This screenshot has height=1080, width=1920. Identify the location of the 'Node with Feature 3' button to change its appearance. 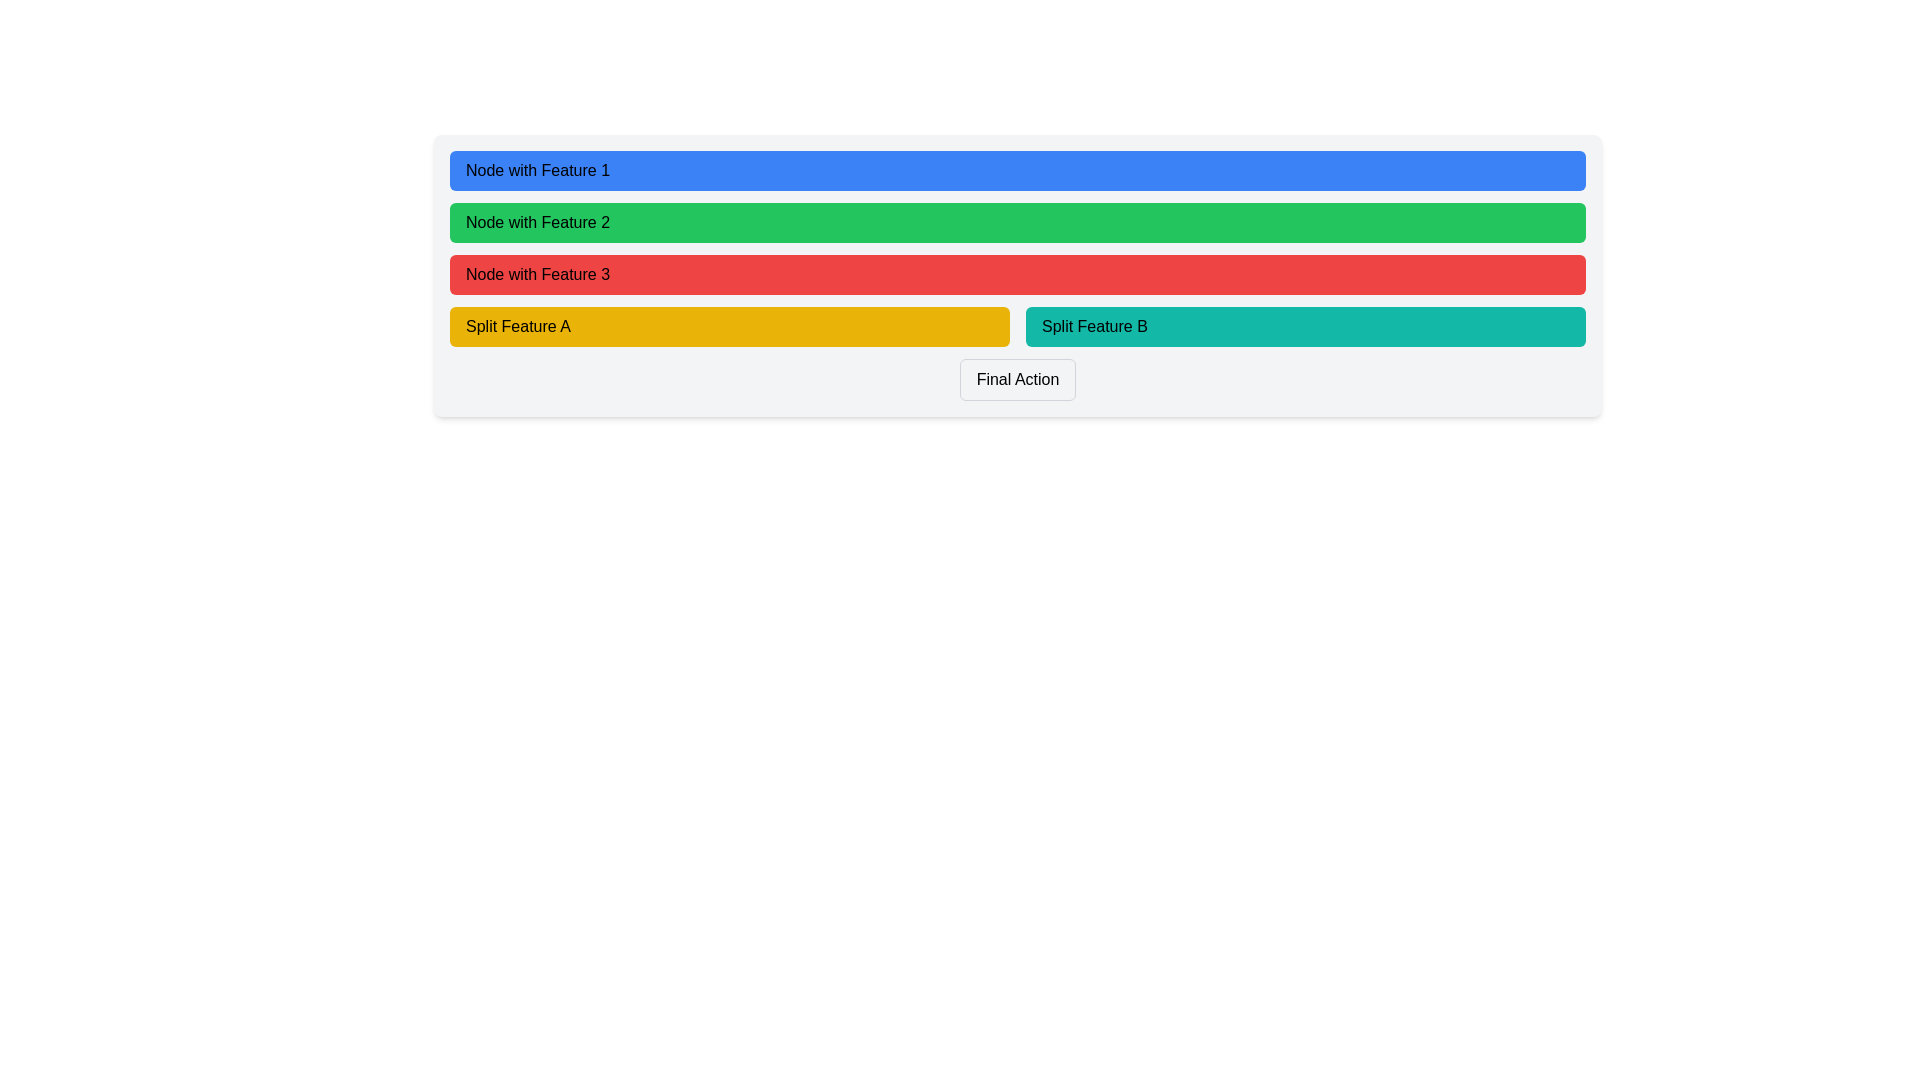
(1017, 274).